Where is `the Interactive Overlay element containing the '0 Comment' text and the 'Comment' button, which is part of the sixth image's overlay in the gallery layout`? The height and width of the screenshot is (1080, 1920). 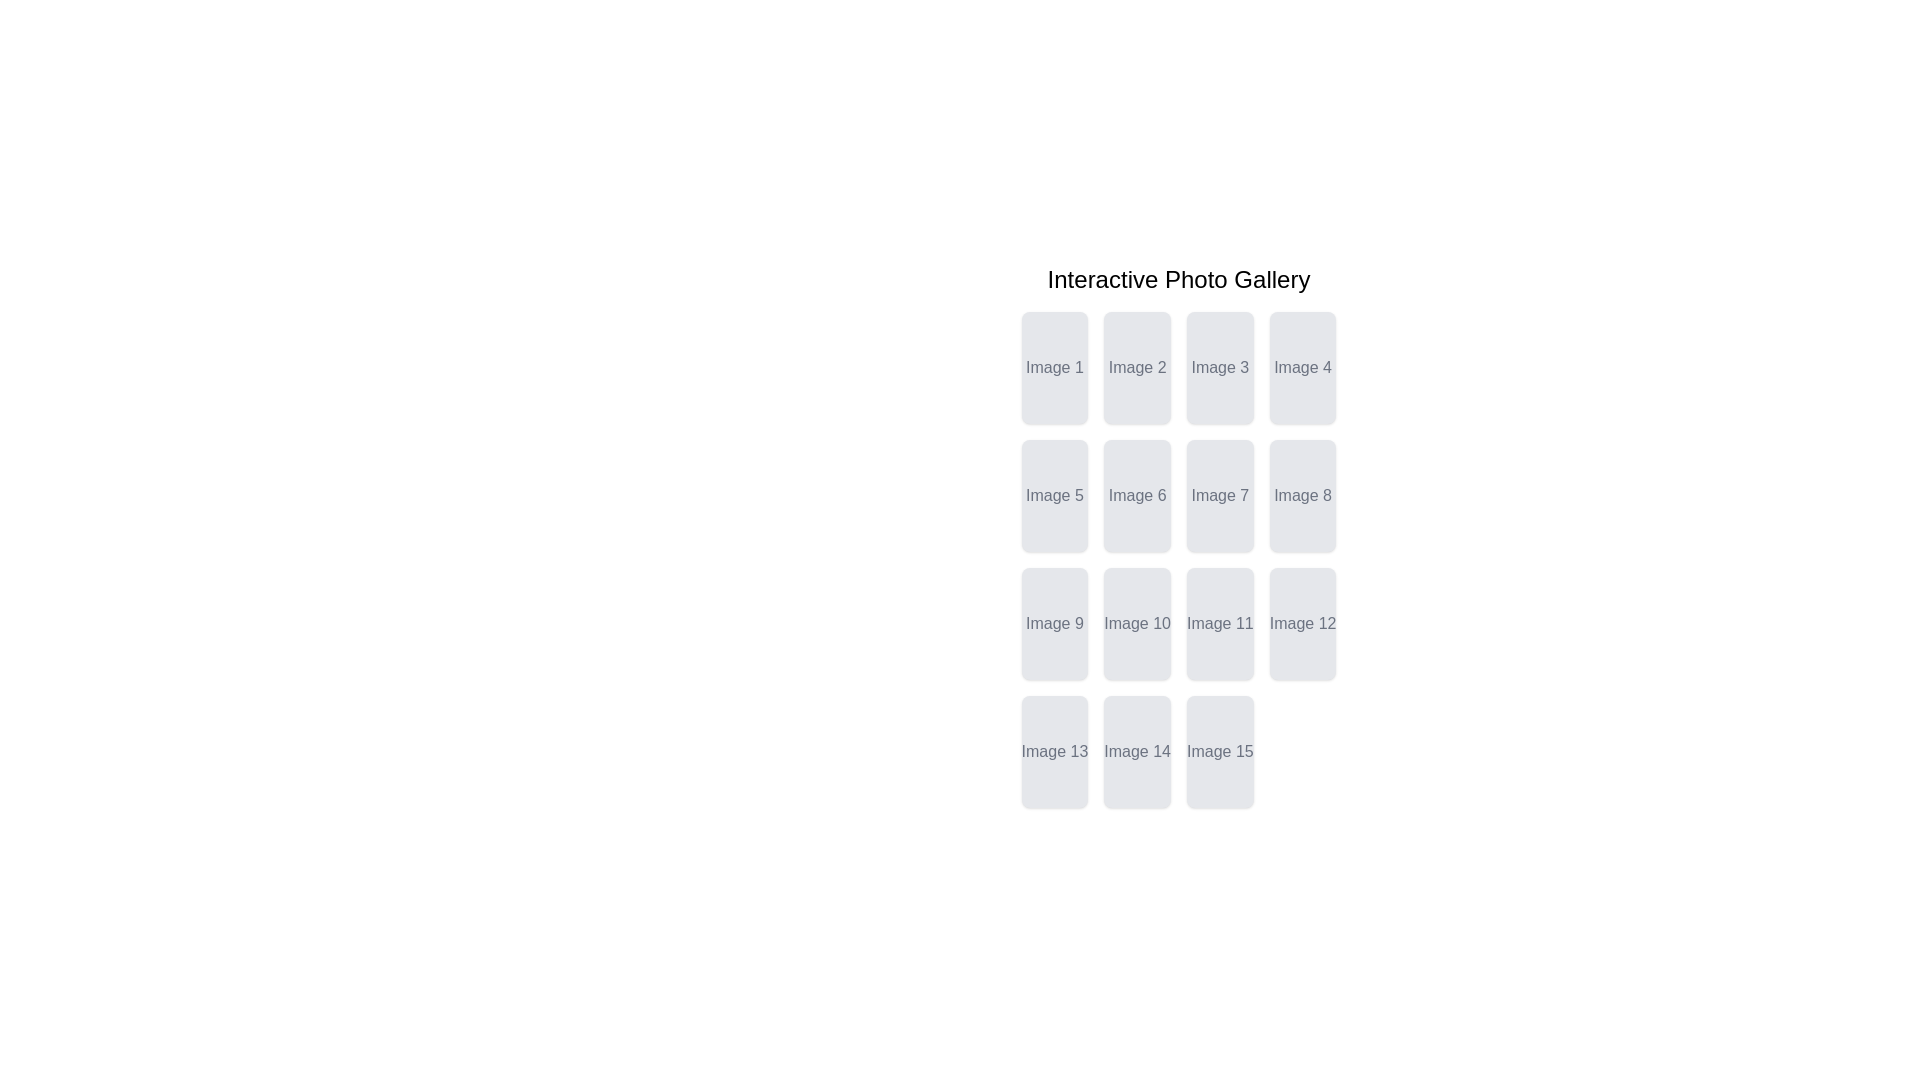 the Interactive Overlay element containing the '0 Comment' text and the 'Comment' button, which is part of the sixth image's overlay in the gallery layout is located at coordinates (1137, 511).